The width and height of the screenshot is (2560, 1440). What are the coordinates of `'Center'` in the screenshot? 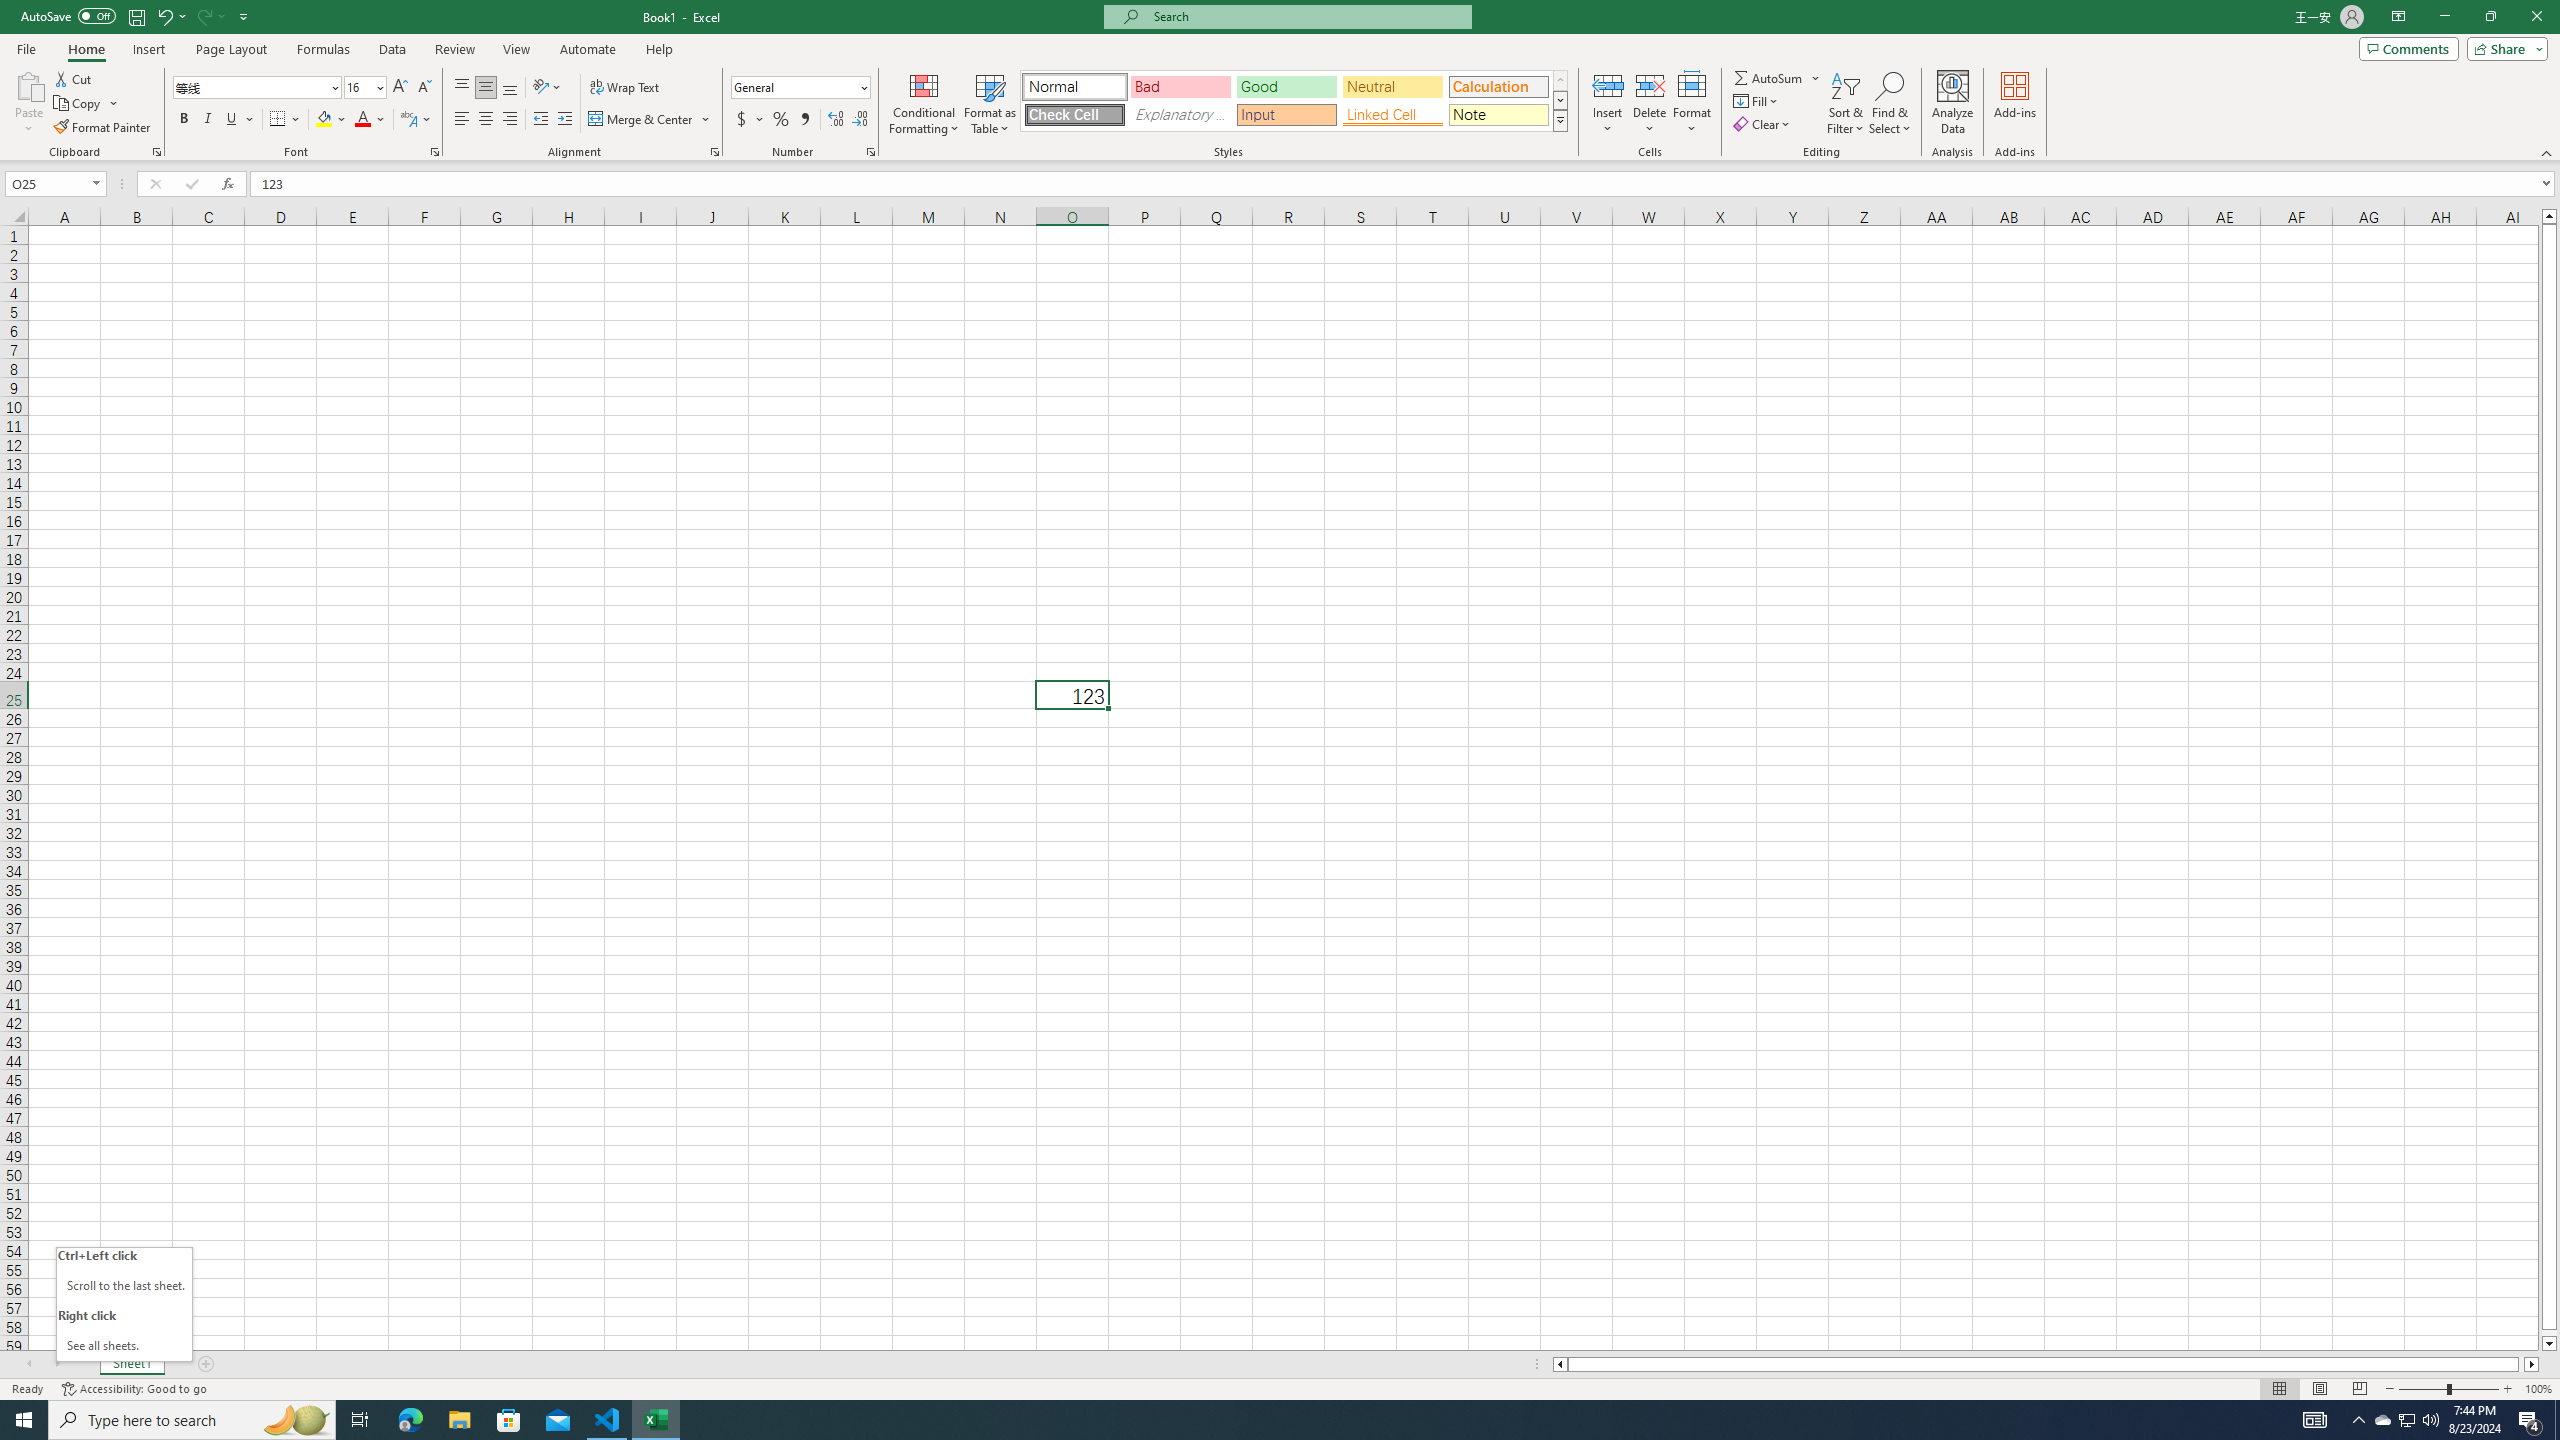 It's located at (485, 118).